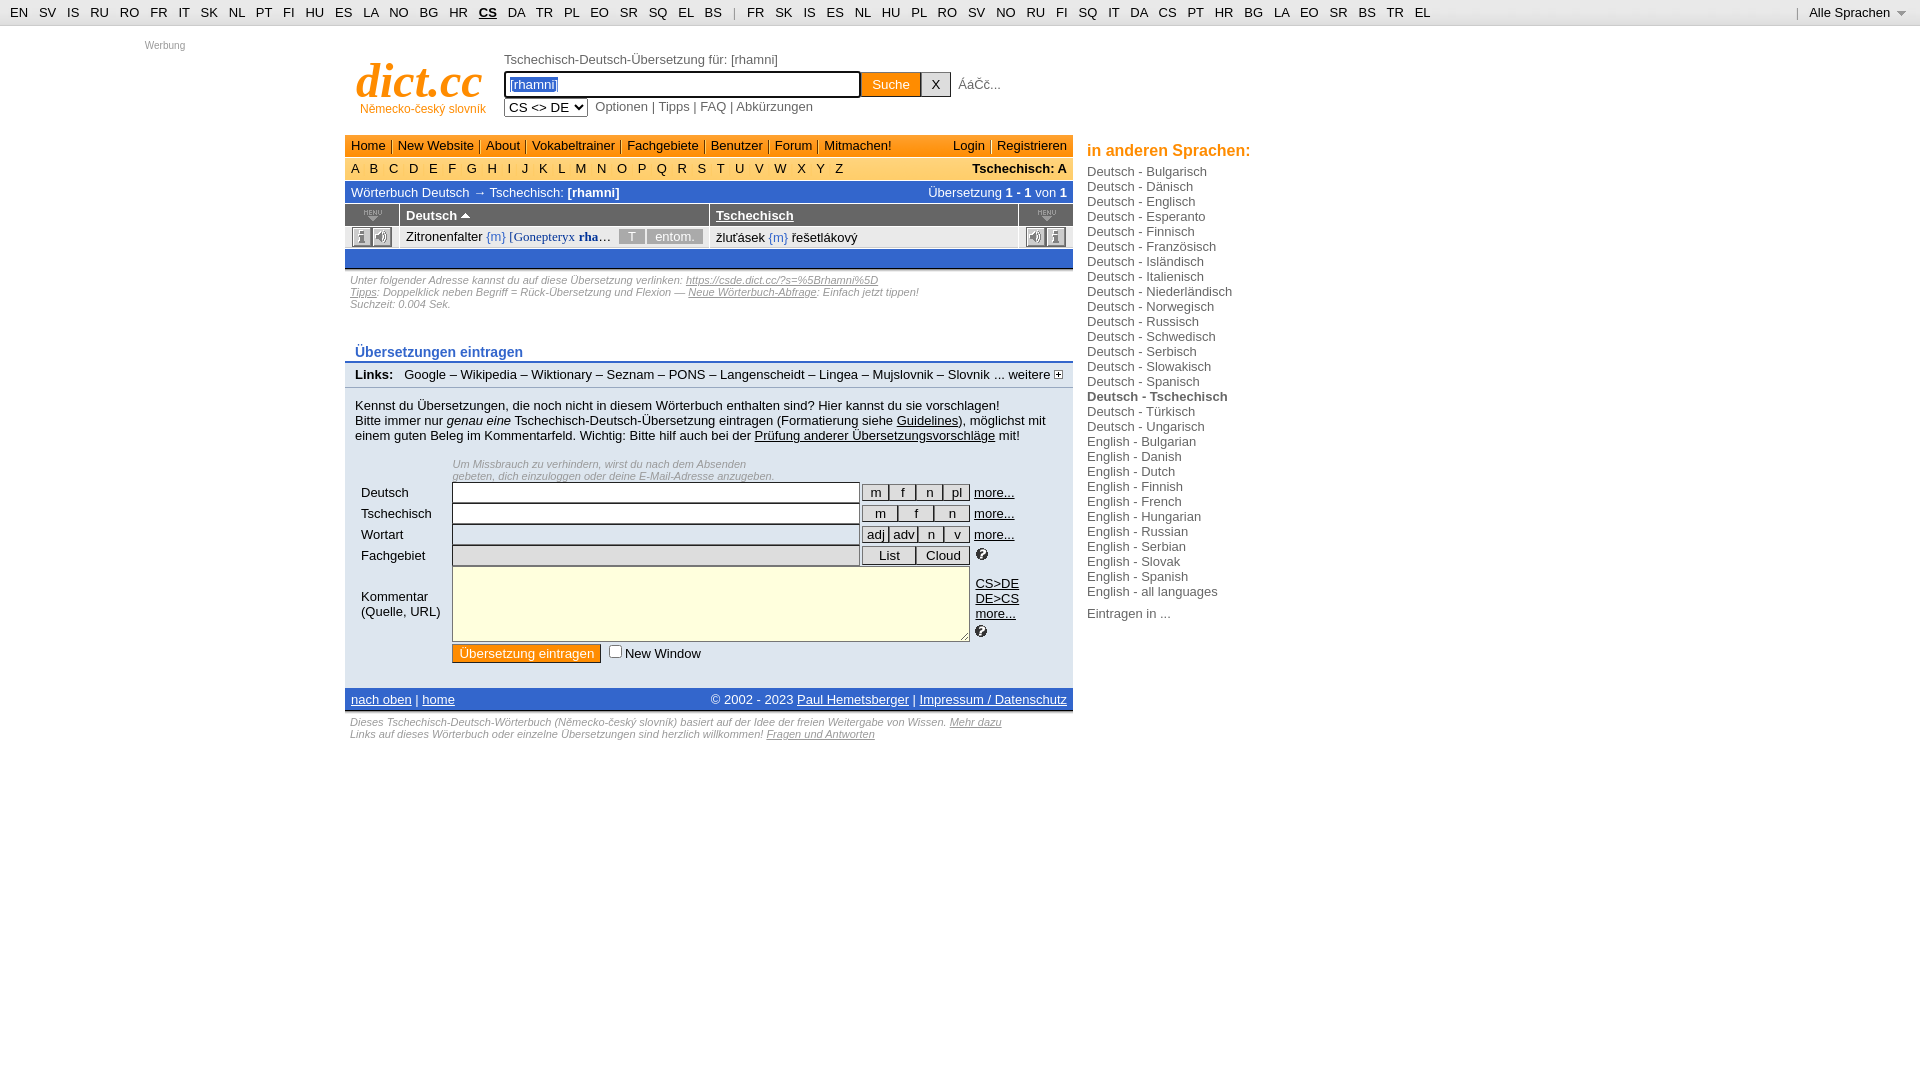  What do you see at coordinates (287, 12) in the screenshot?
I see `'FI'` at bounding box center [287, 12].